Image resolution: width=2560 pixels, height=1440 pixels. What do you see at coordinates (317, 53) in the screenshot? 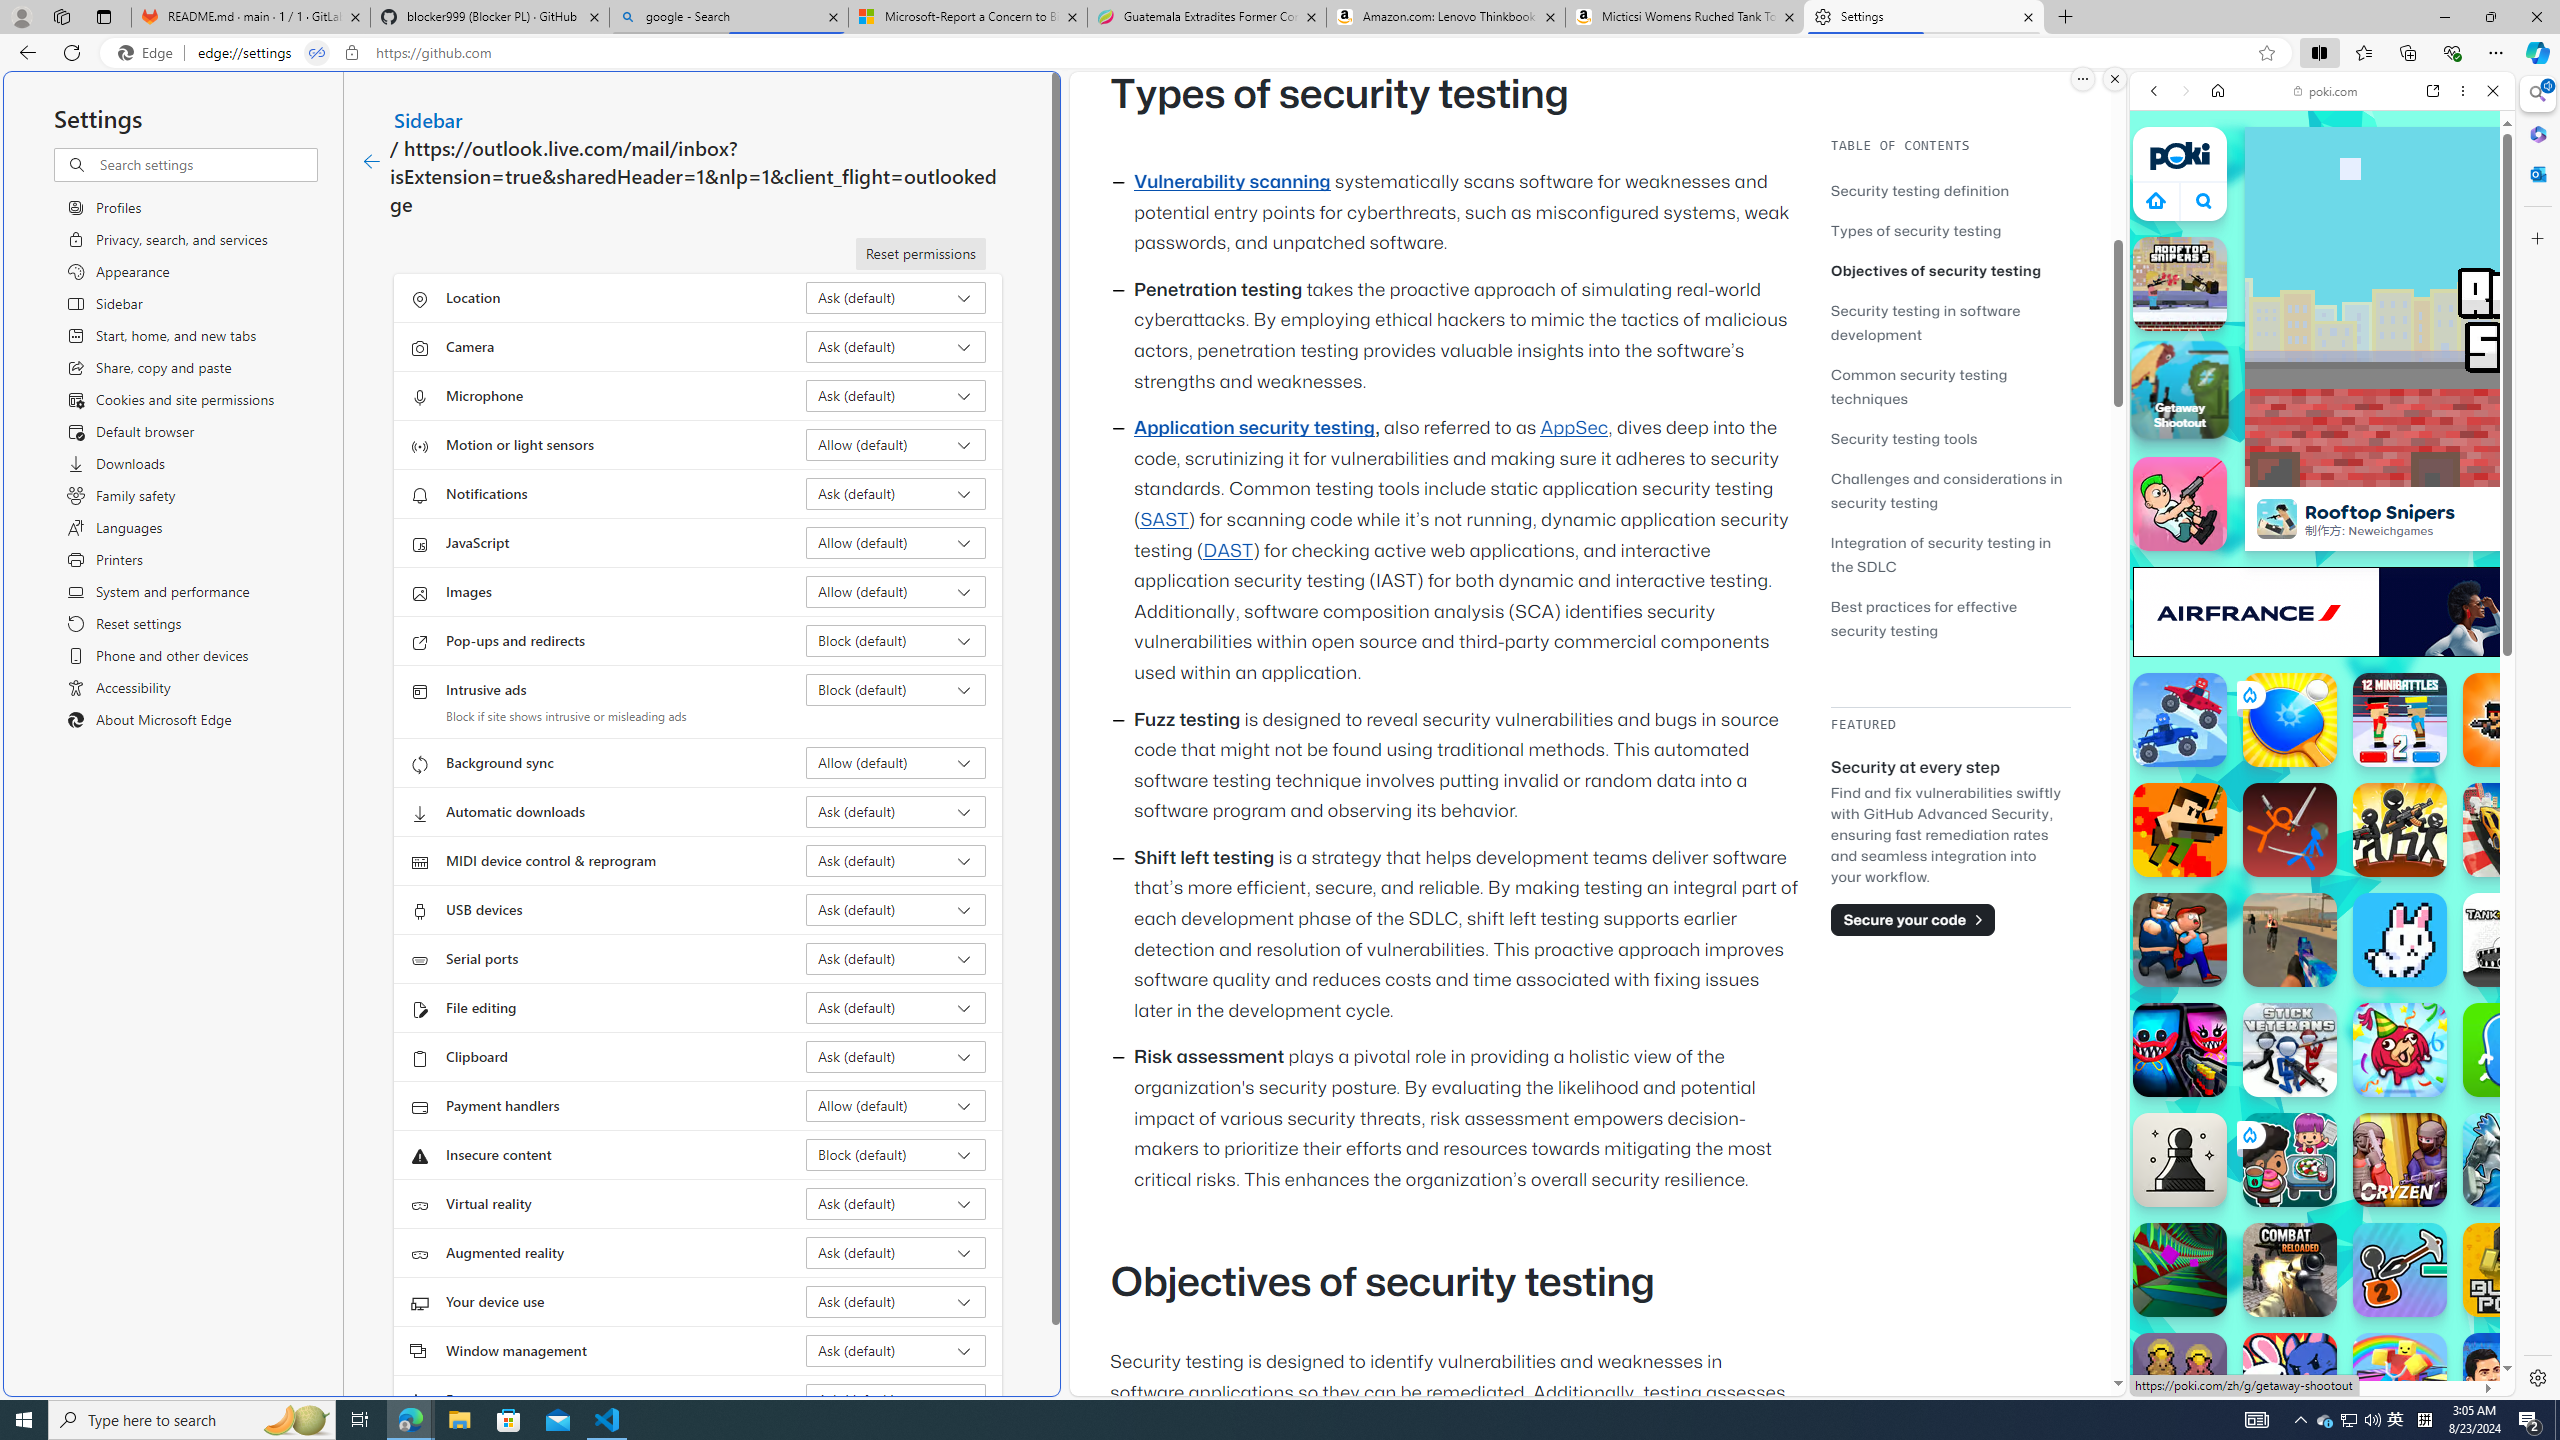
I see `'Tabs in split screen'` at bounding box center [317, 53].